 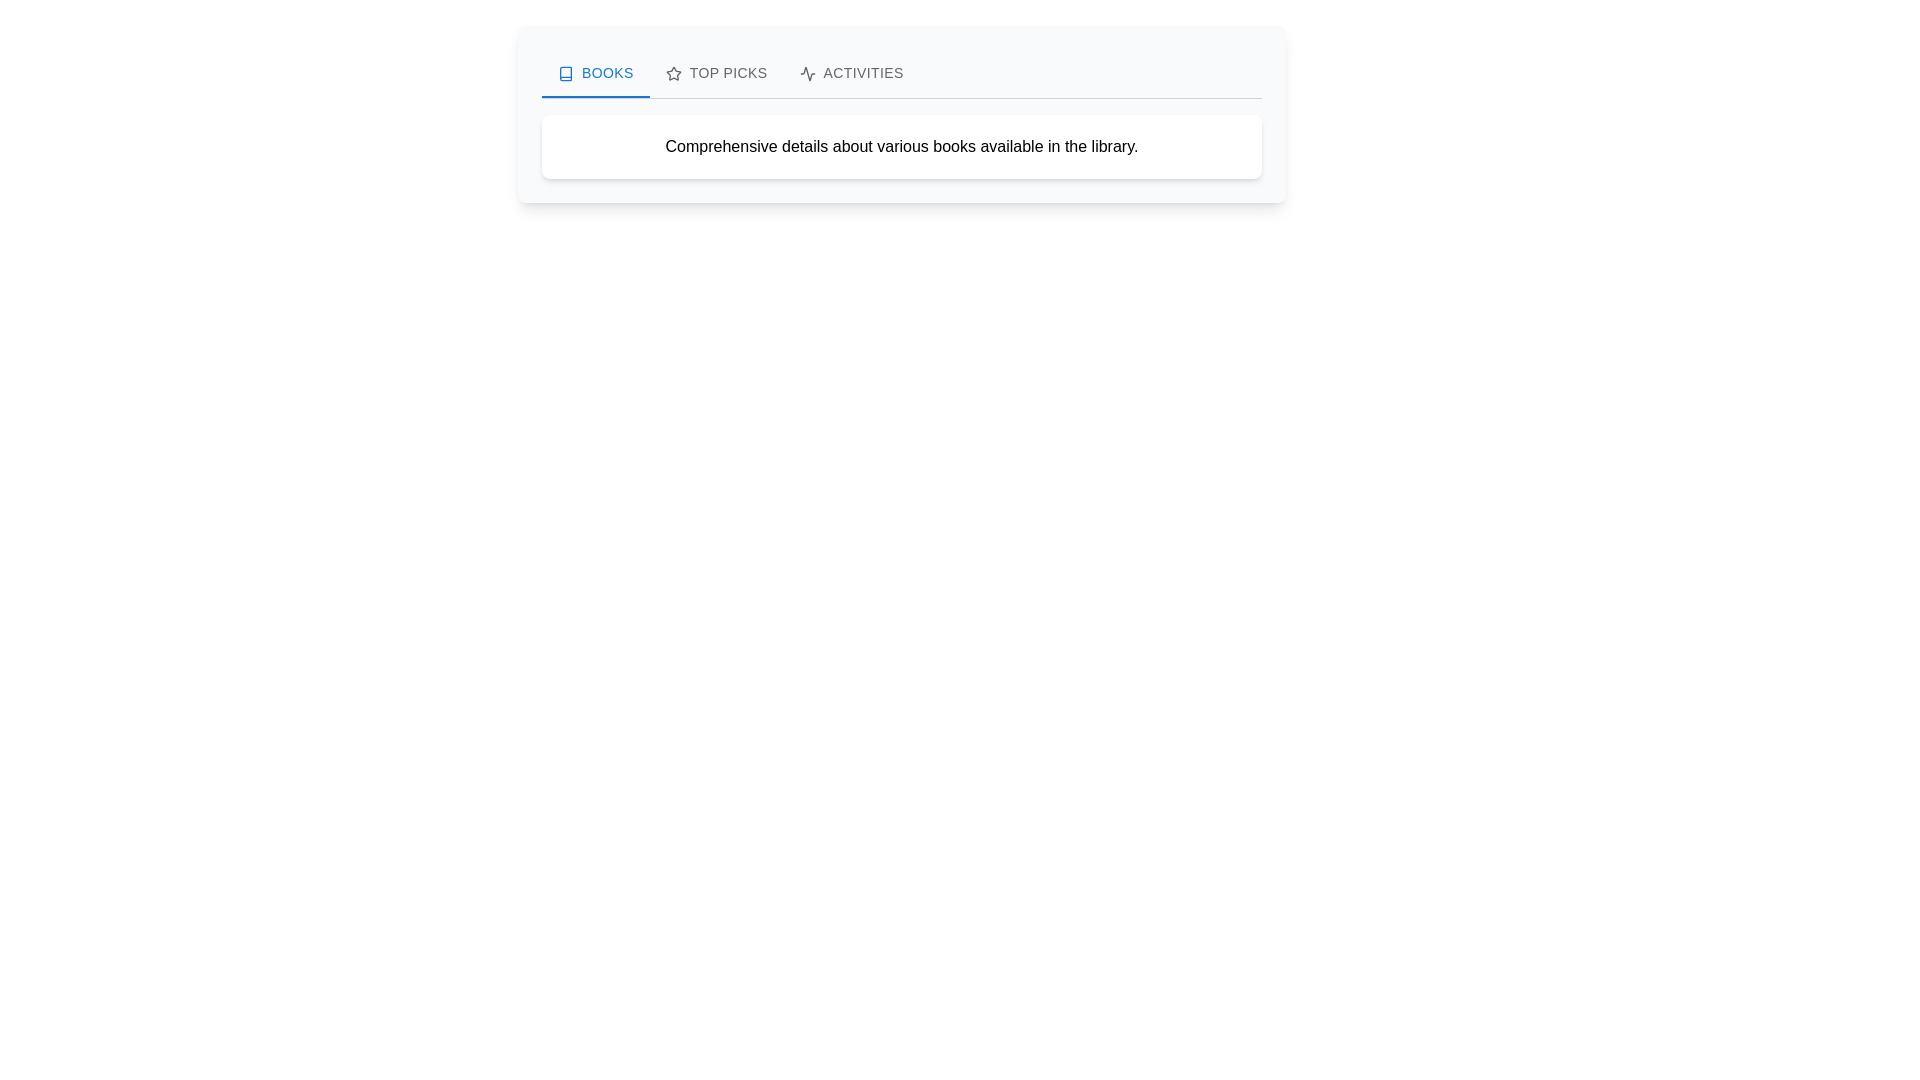 I want to click on the activity waveform icon located to the left of the 'Activities' label in the third navigation option of the top menu, so click(x=807, y=72).